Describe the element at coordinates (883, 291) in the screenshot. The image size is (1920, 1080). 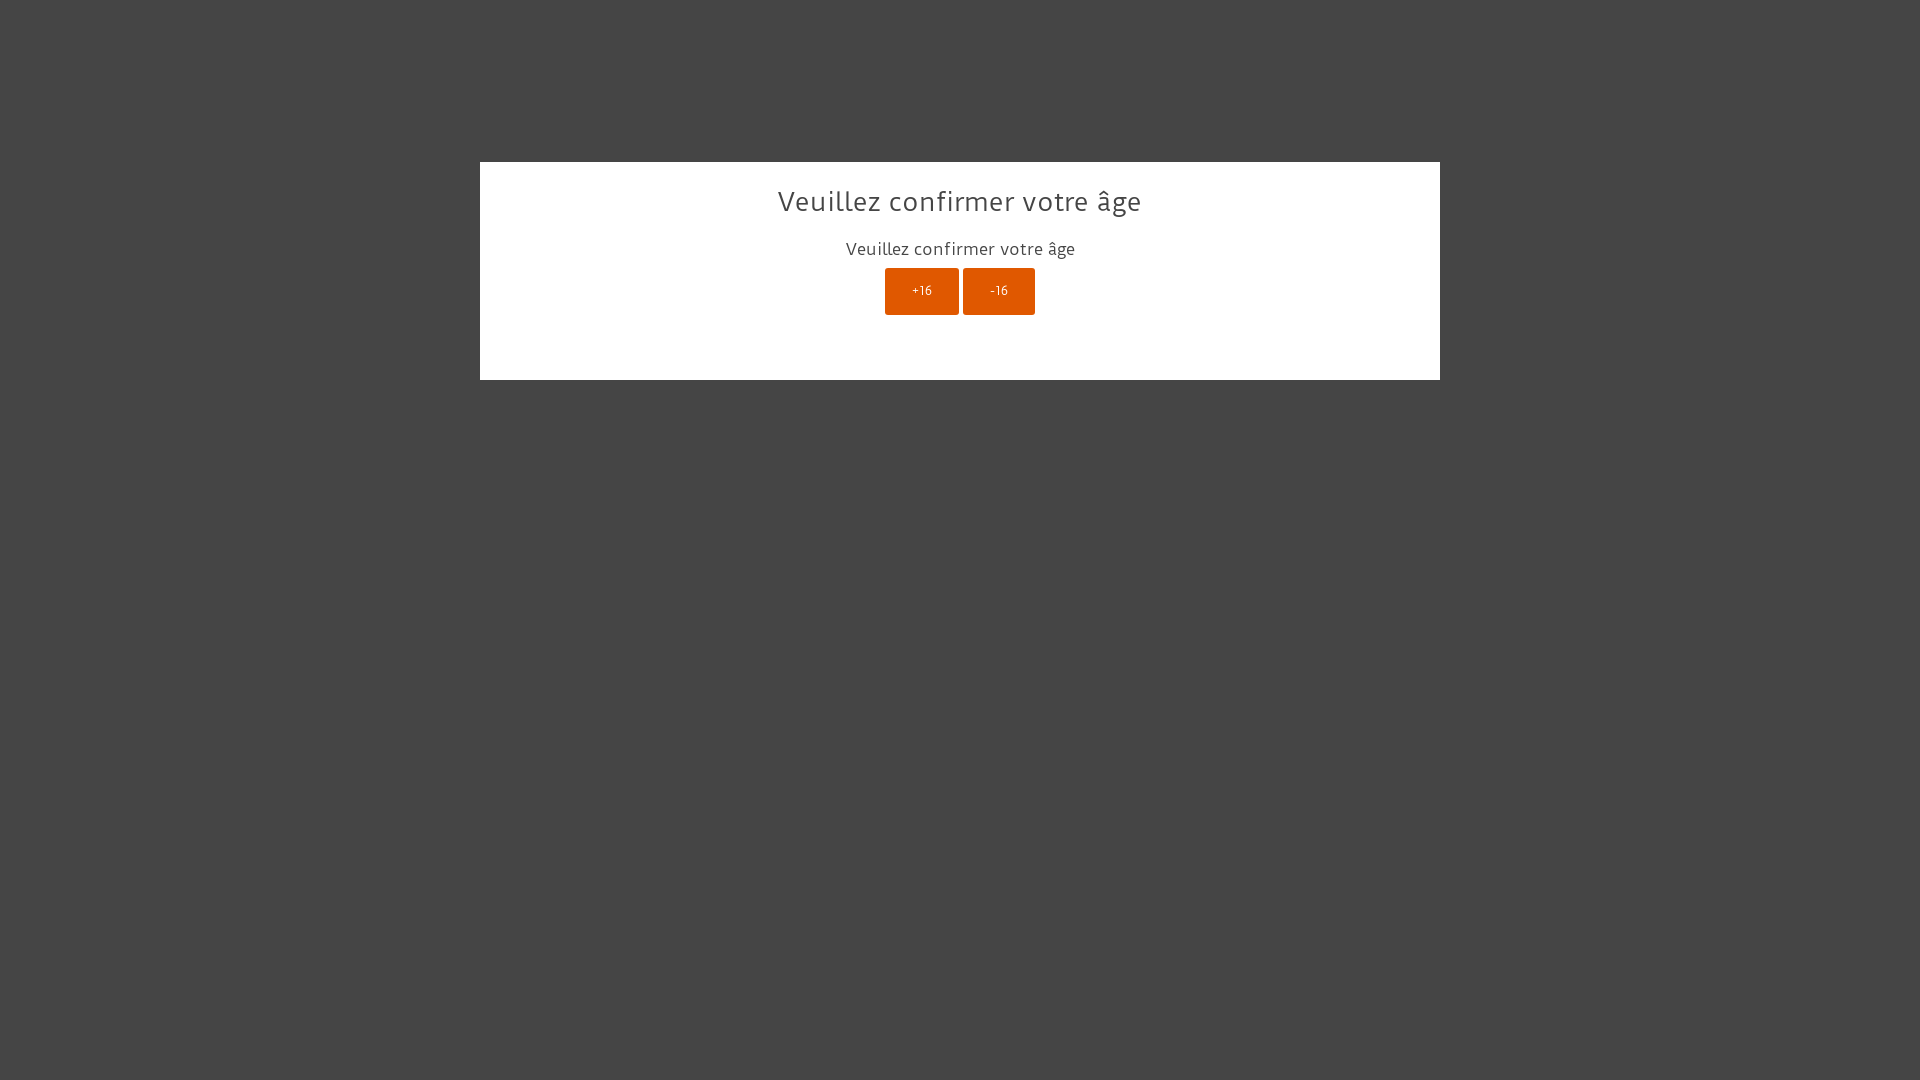
I see `'+16'` at that location.